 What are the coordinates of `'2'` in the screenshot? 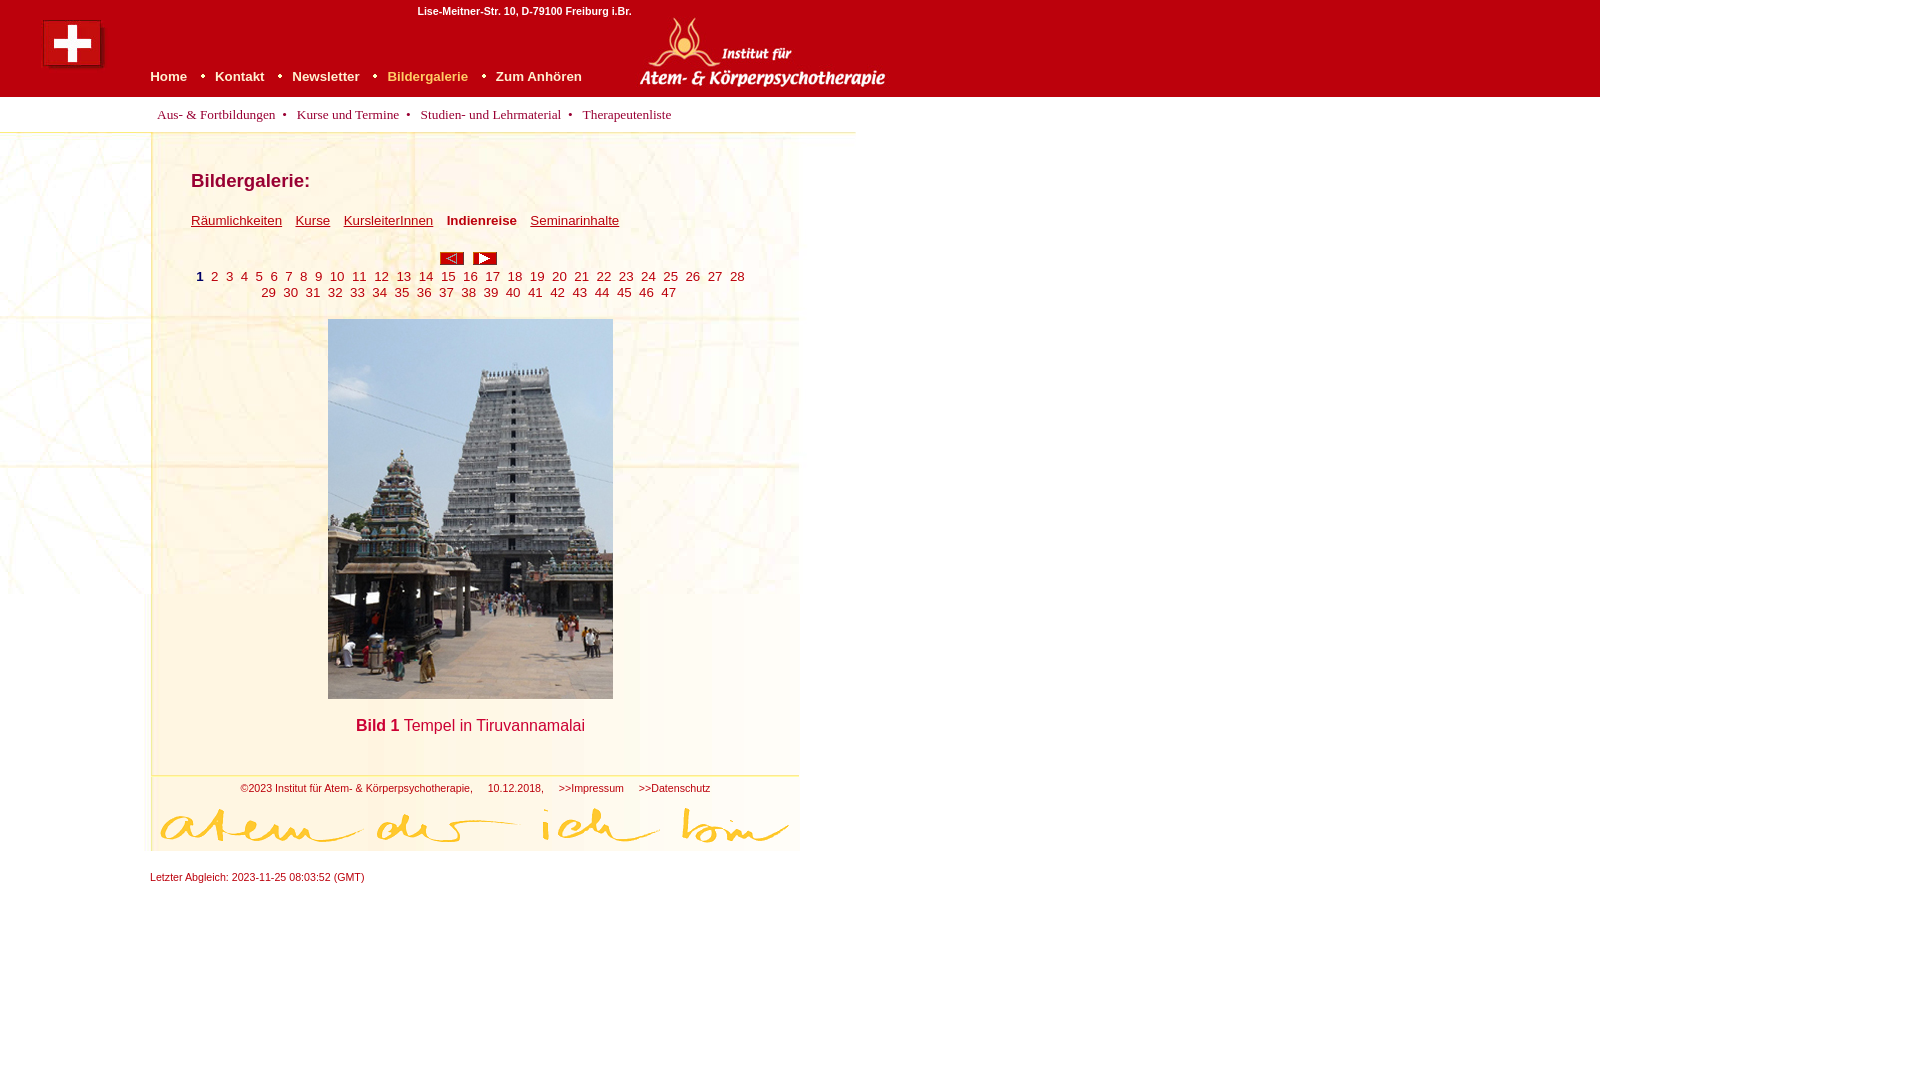 It's located at (211, 276).